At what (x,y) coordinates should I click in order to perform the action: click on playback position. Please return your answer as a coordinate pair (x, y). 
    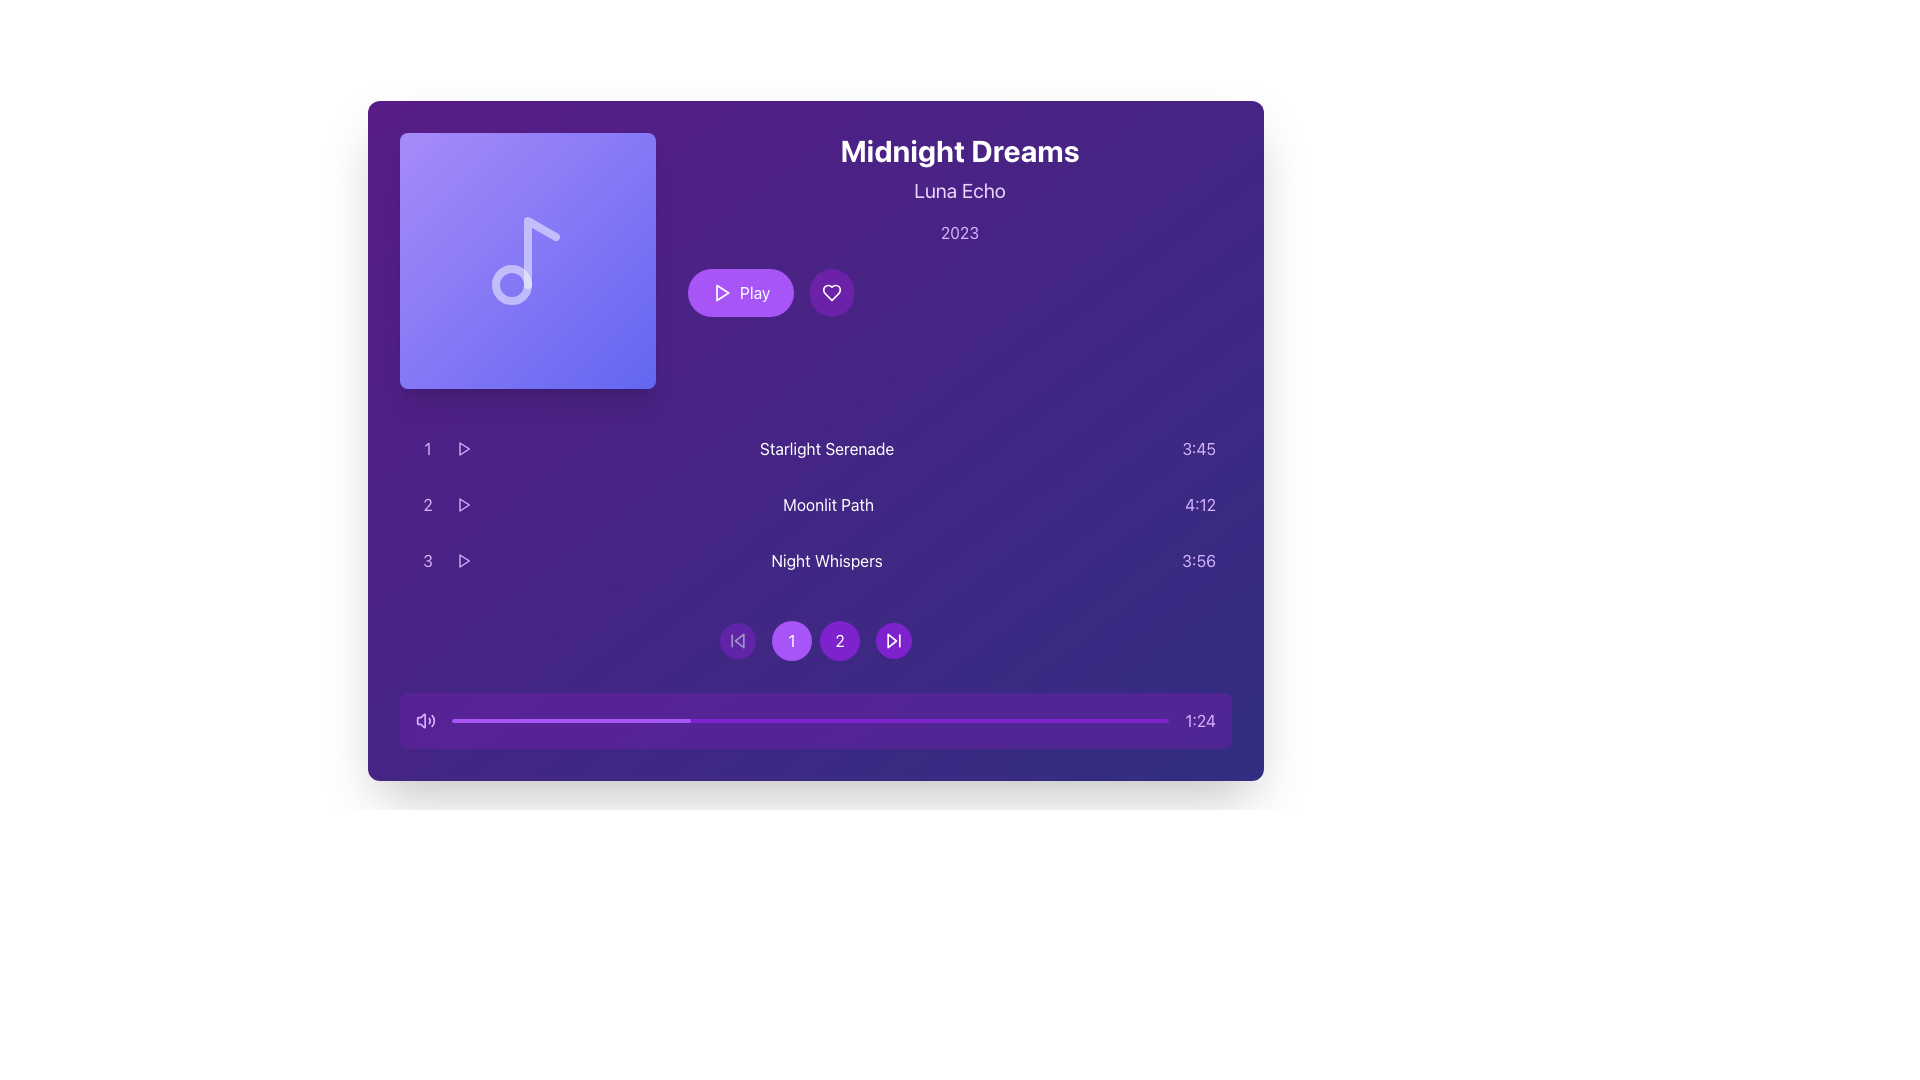
    Looking at the image, I should click on (587, 721).